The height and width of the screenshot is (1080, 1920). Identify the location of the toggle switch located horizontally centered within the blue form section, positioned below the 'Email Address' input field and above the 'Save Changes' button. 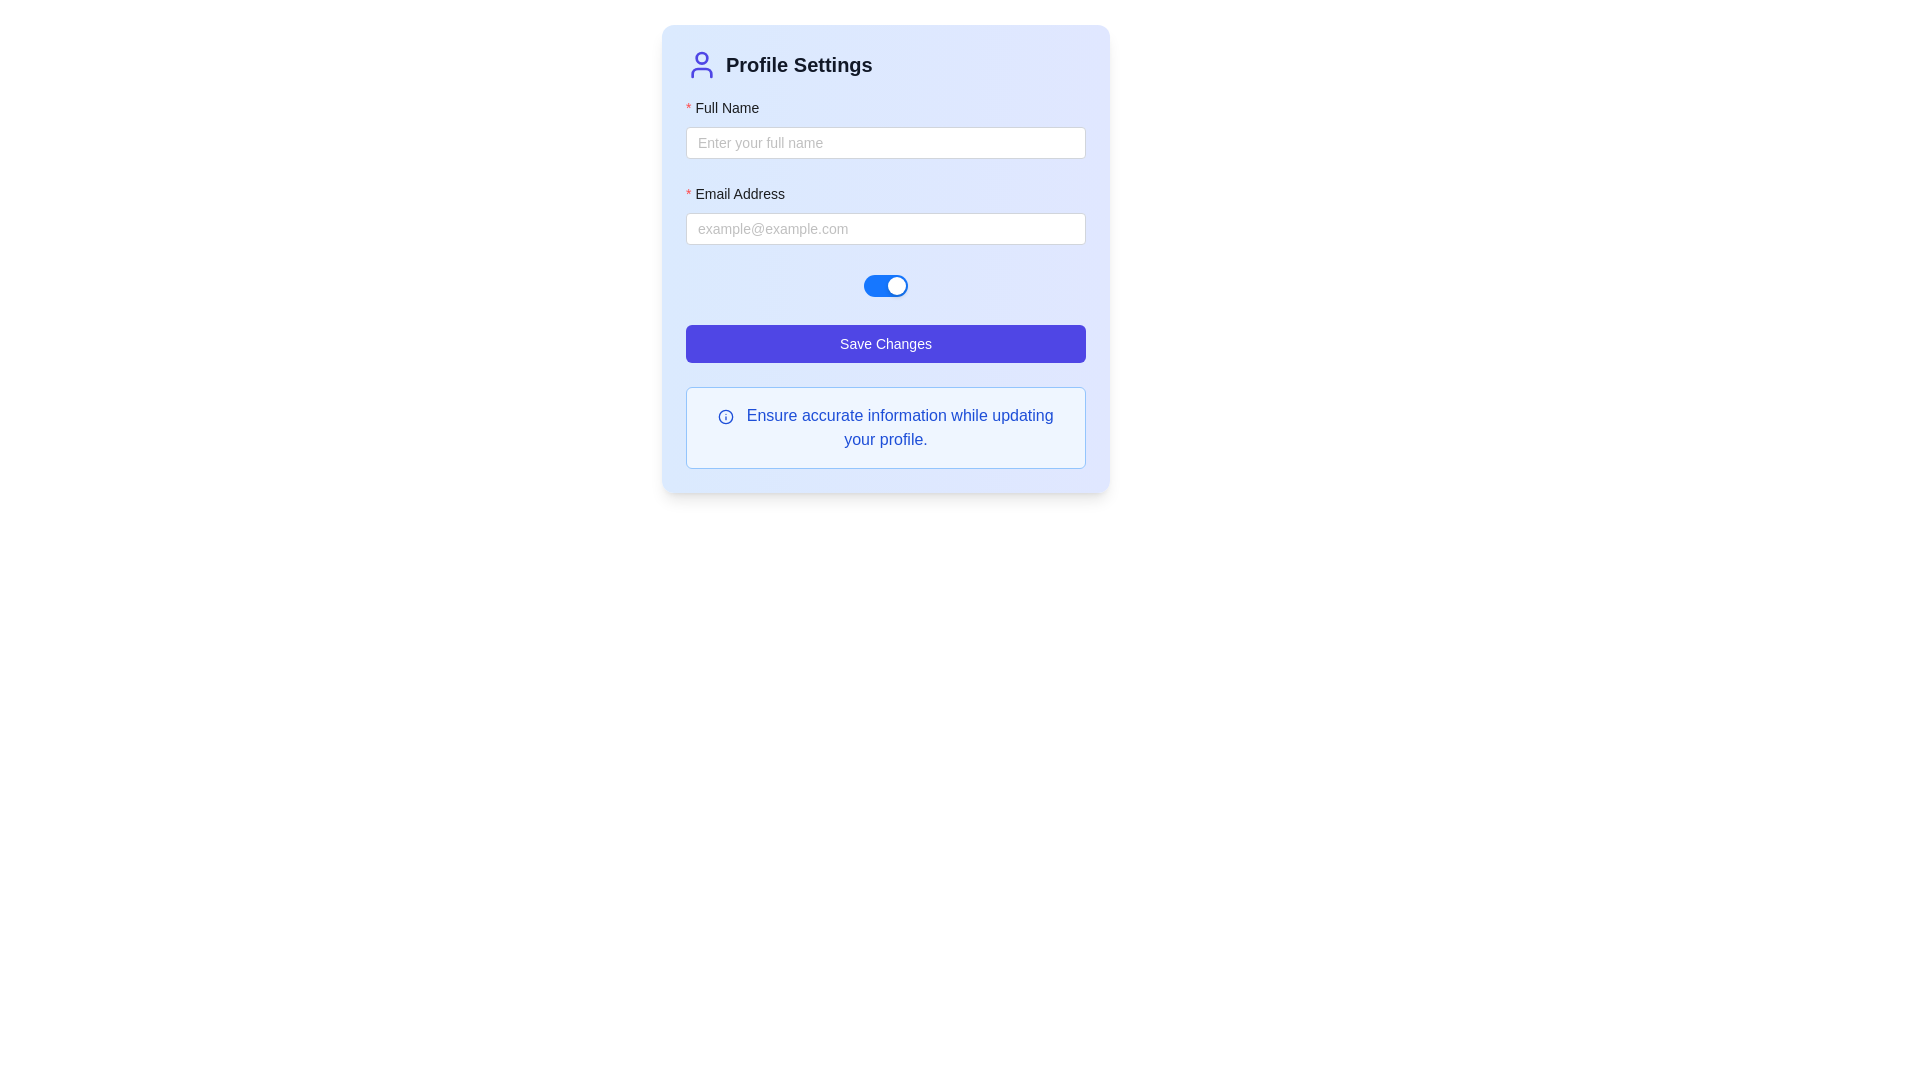
(885, 284).